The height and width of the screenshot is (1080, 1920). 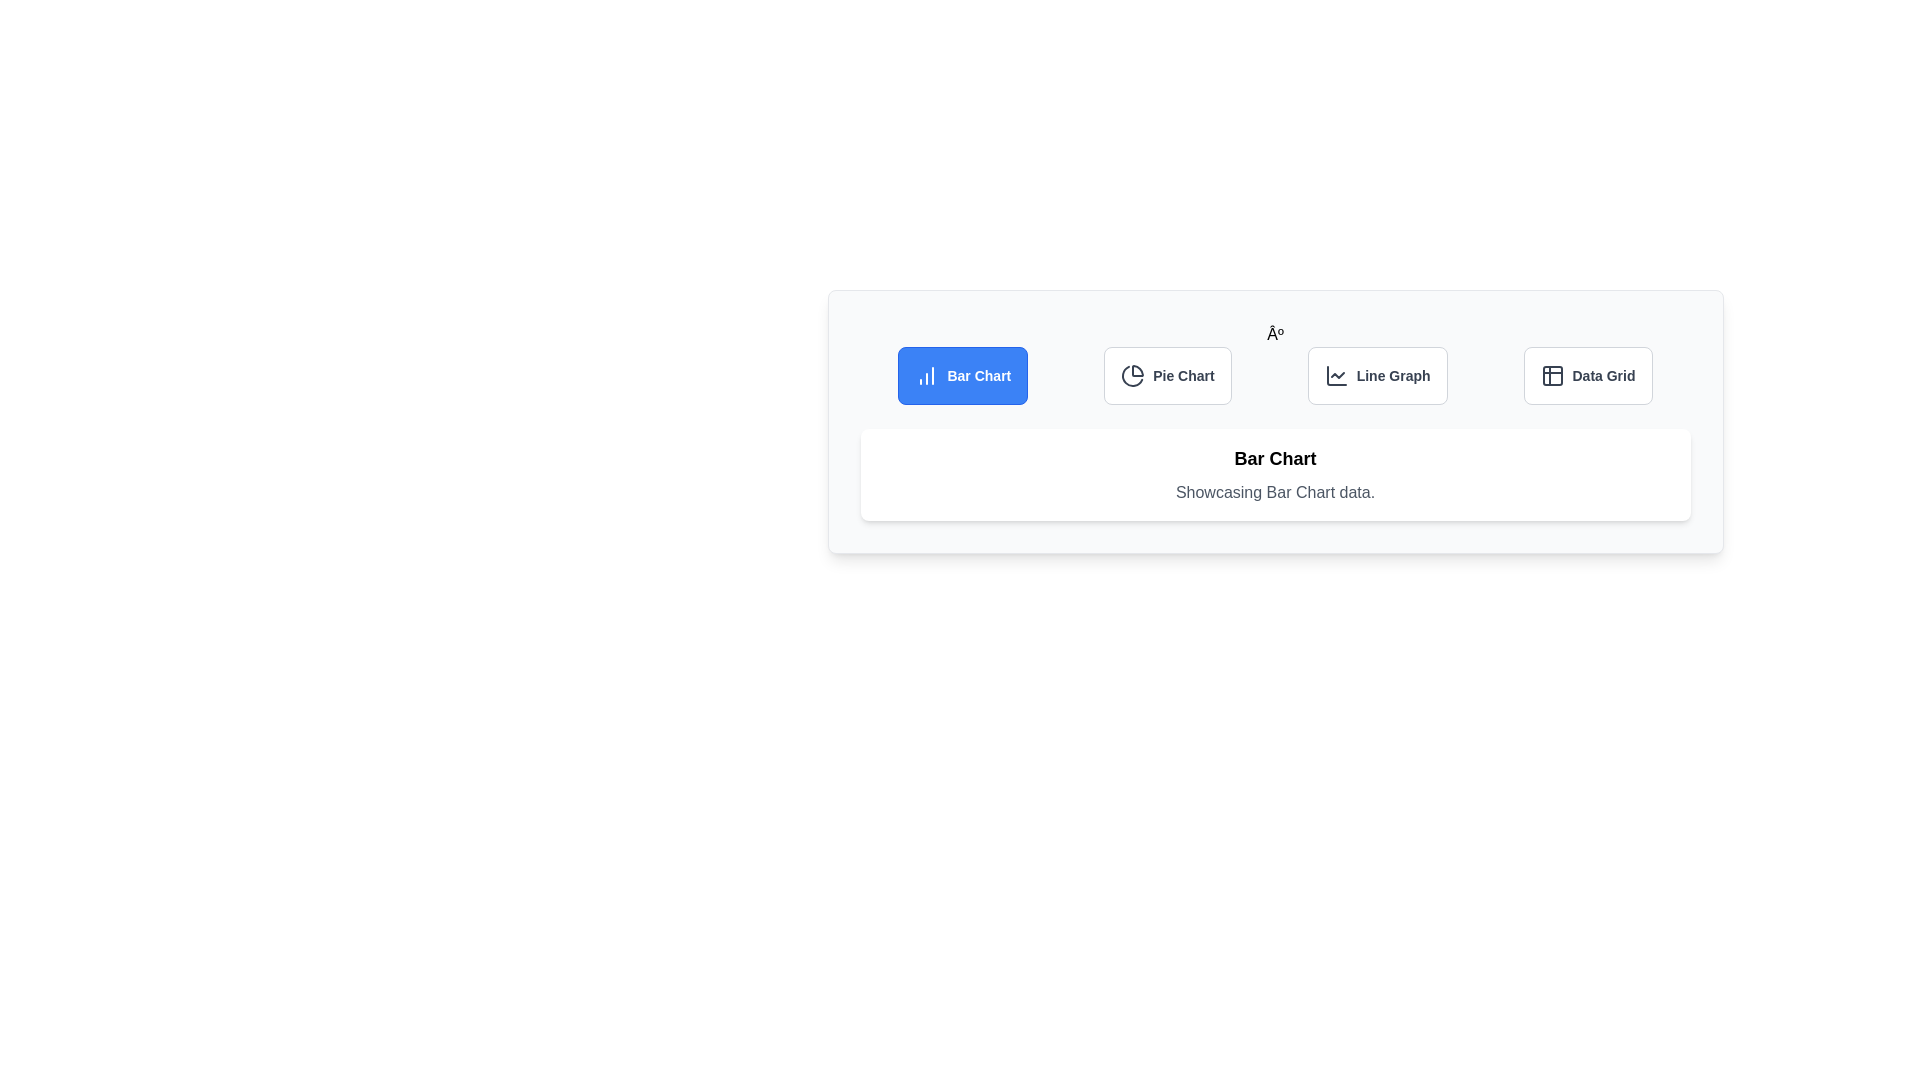 I want to click on the button labeled Pie Chart to observe its visual feedback, so click(x=1167, y=375).